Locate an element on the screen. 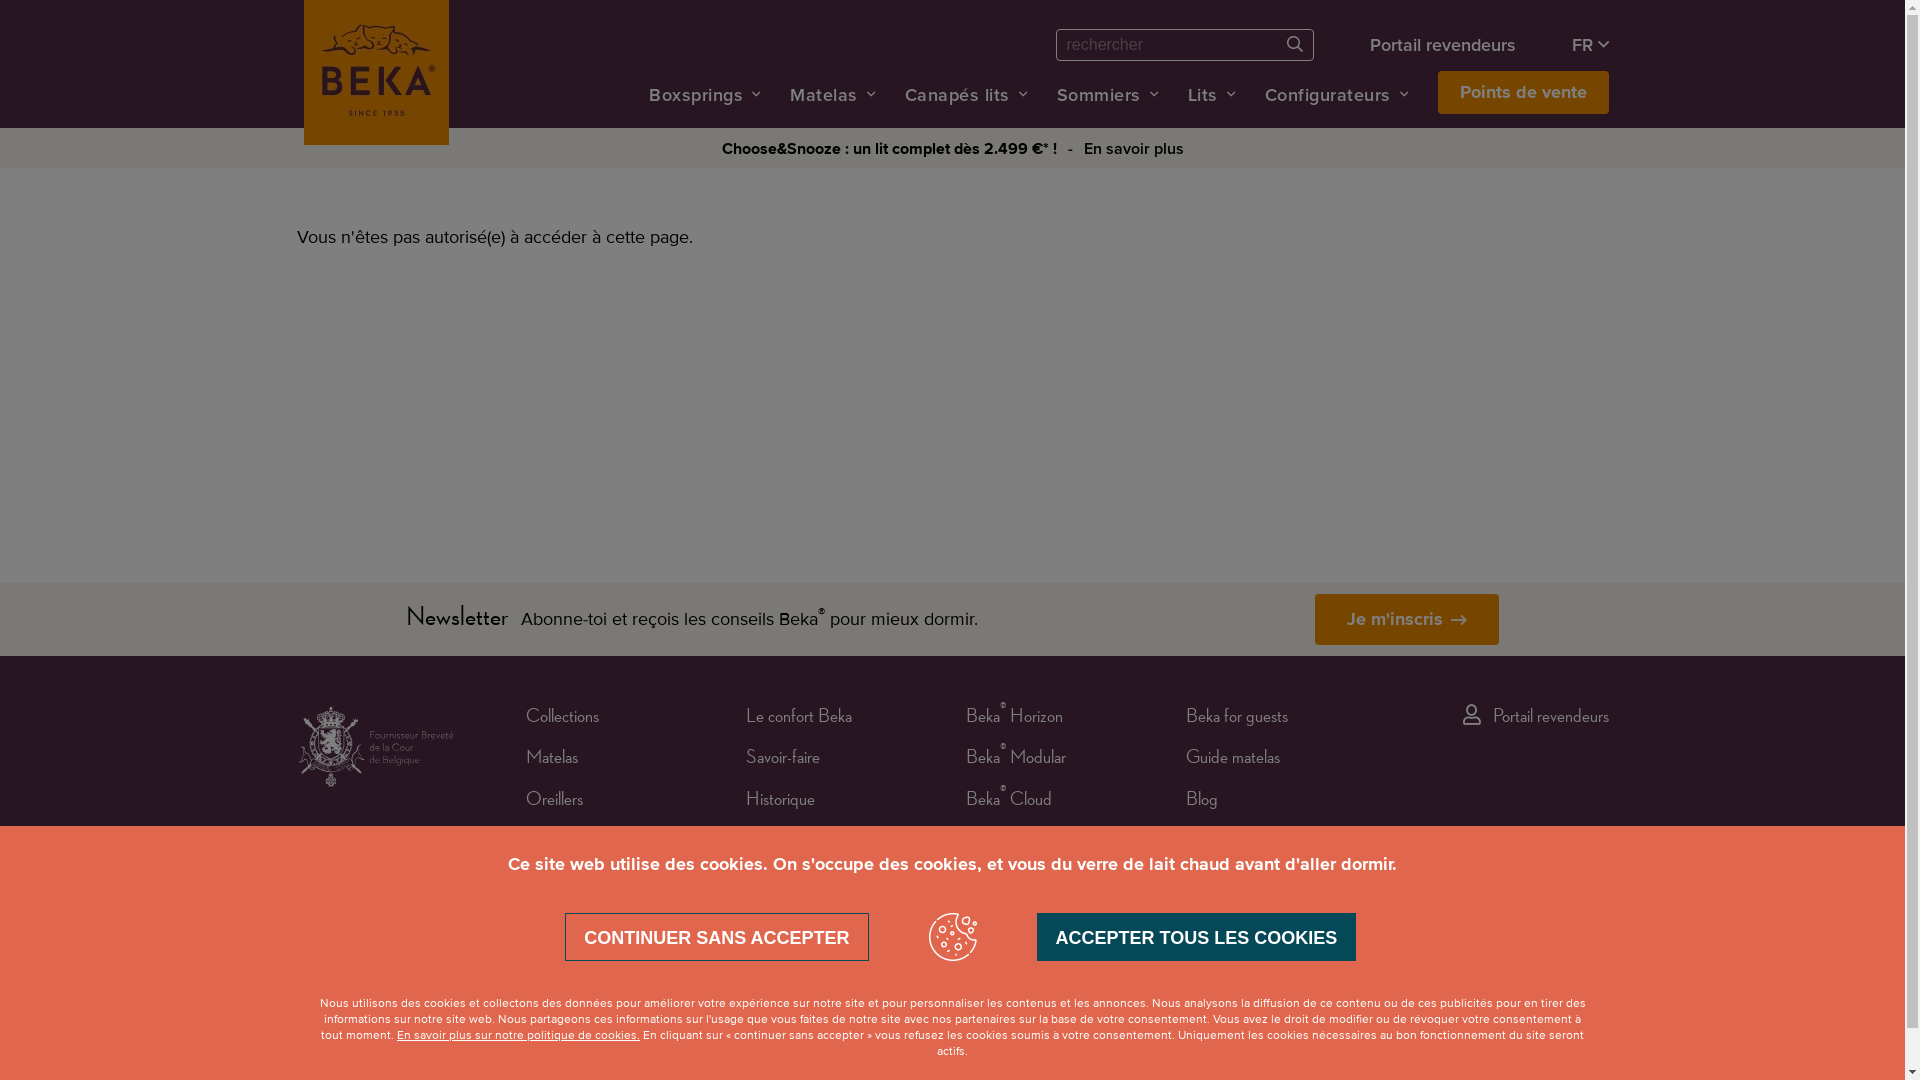  'En savoir plus sur notre politique de cookies.' is located at coordinates (518, 1035).